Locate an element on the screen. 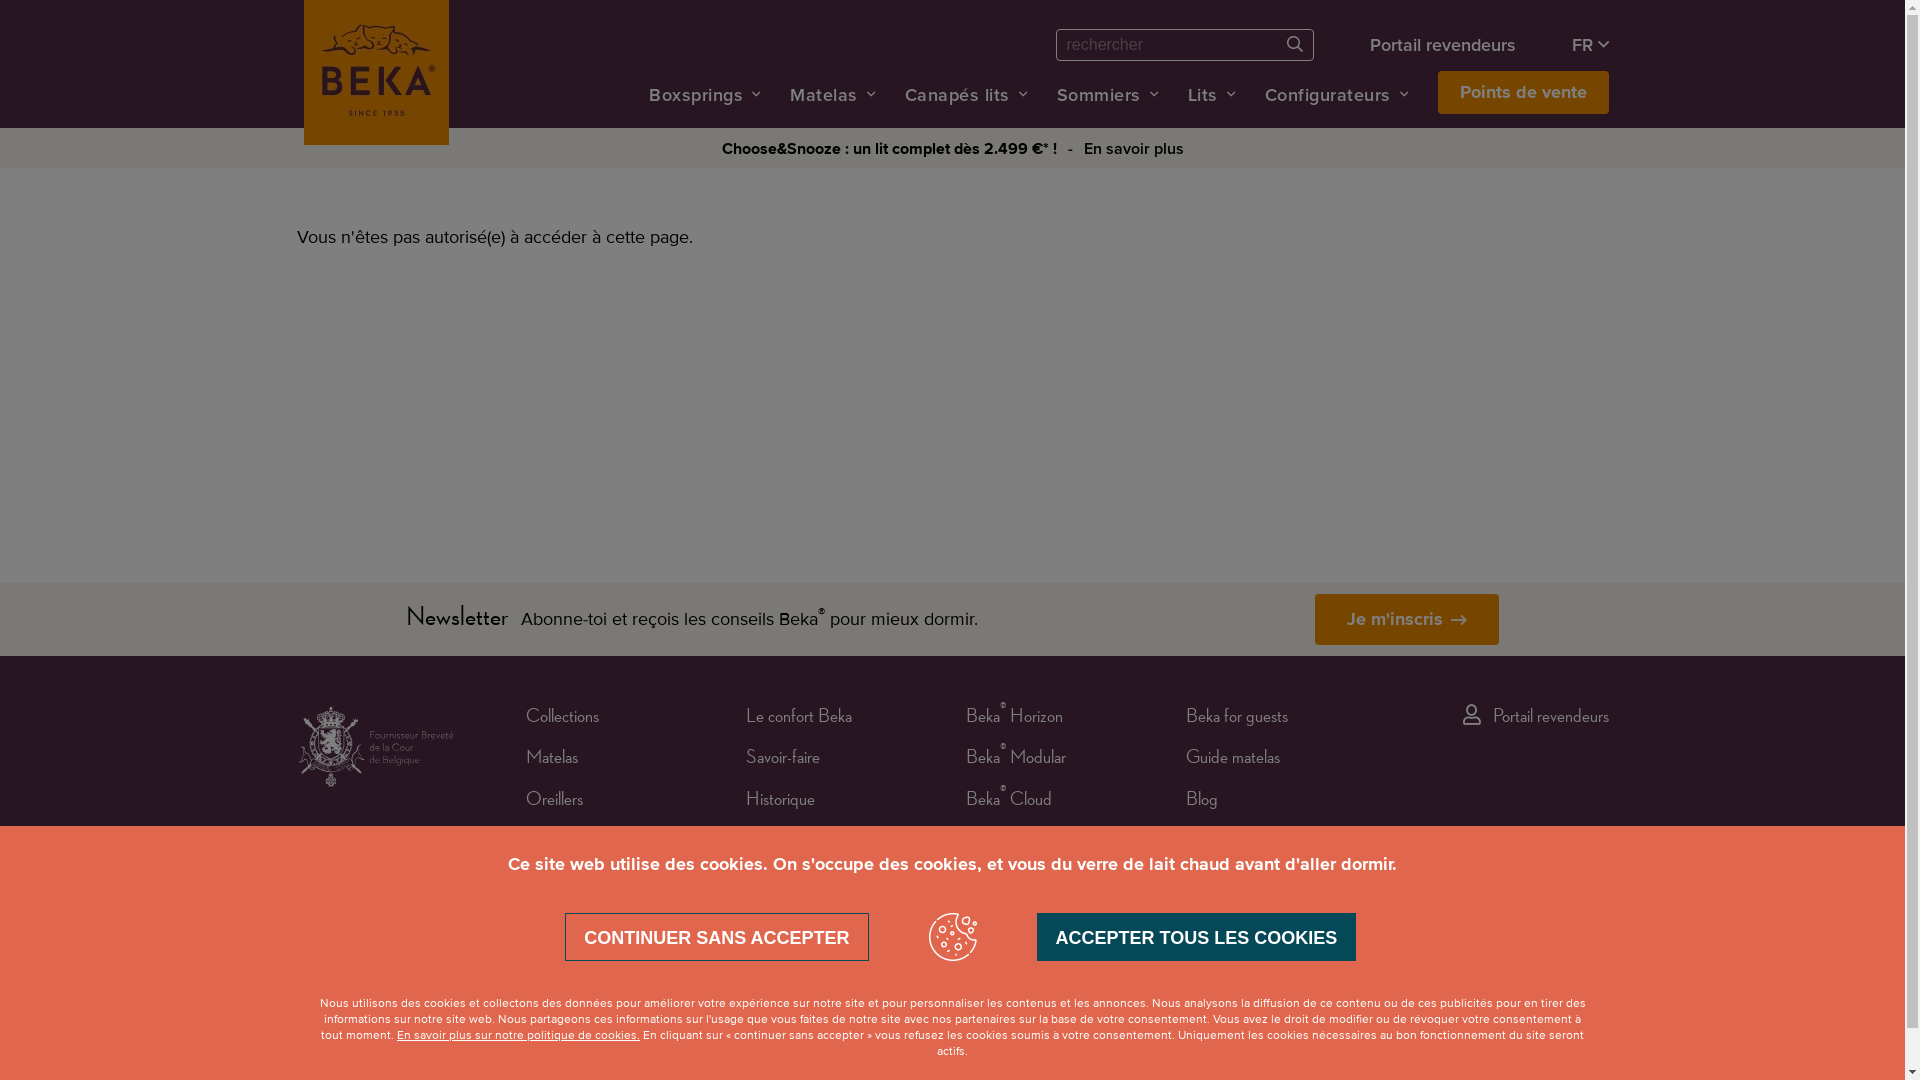  'En savoir plus sur notre politique de cookies.' is located at coordinates (518, 1035).